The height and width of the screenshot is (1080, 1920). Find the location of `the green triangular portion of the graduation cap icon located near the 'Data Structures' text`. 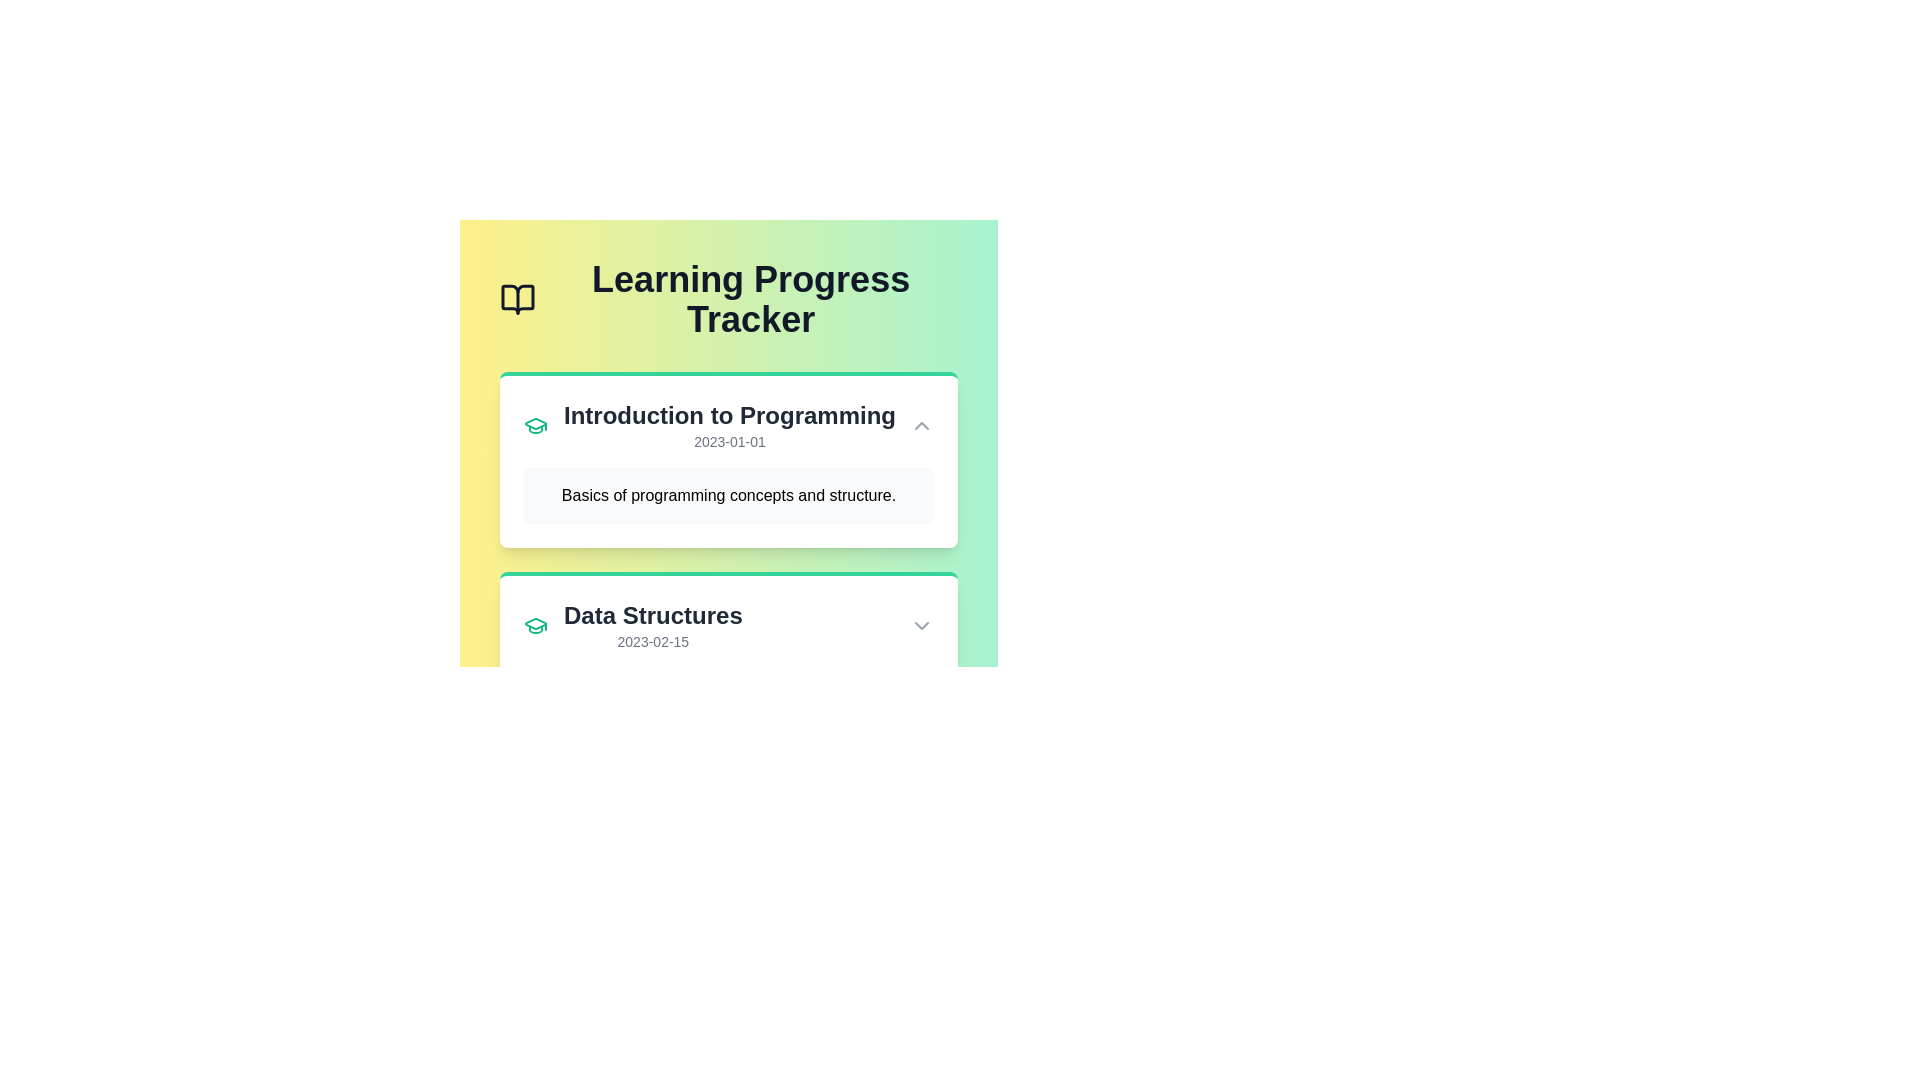

the green triangular portion of the graduation cap icon located near the 'Data Structures' text is located at coordinates (536, 423).